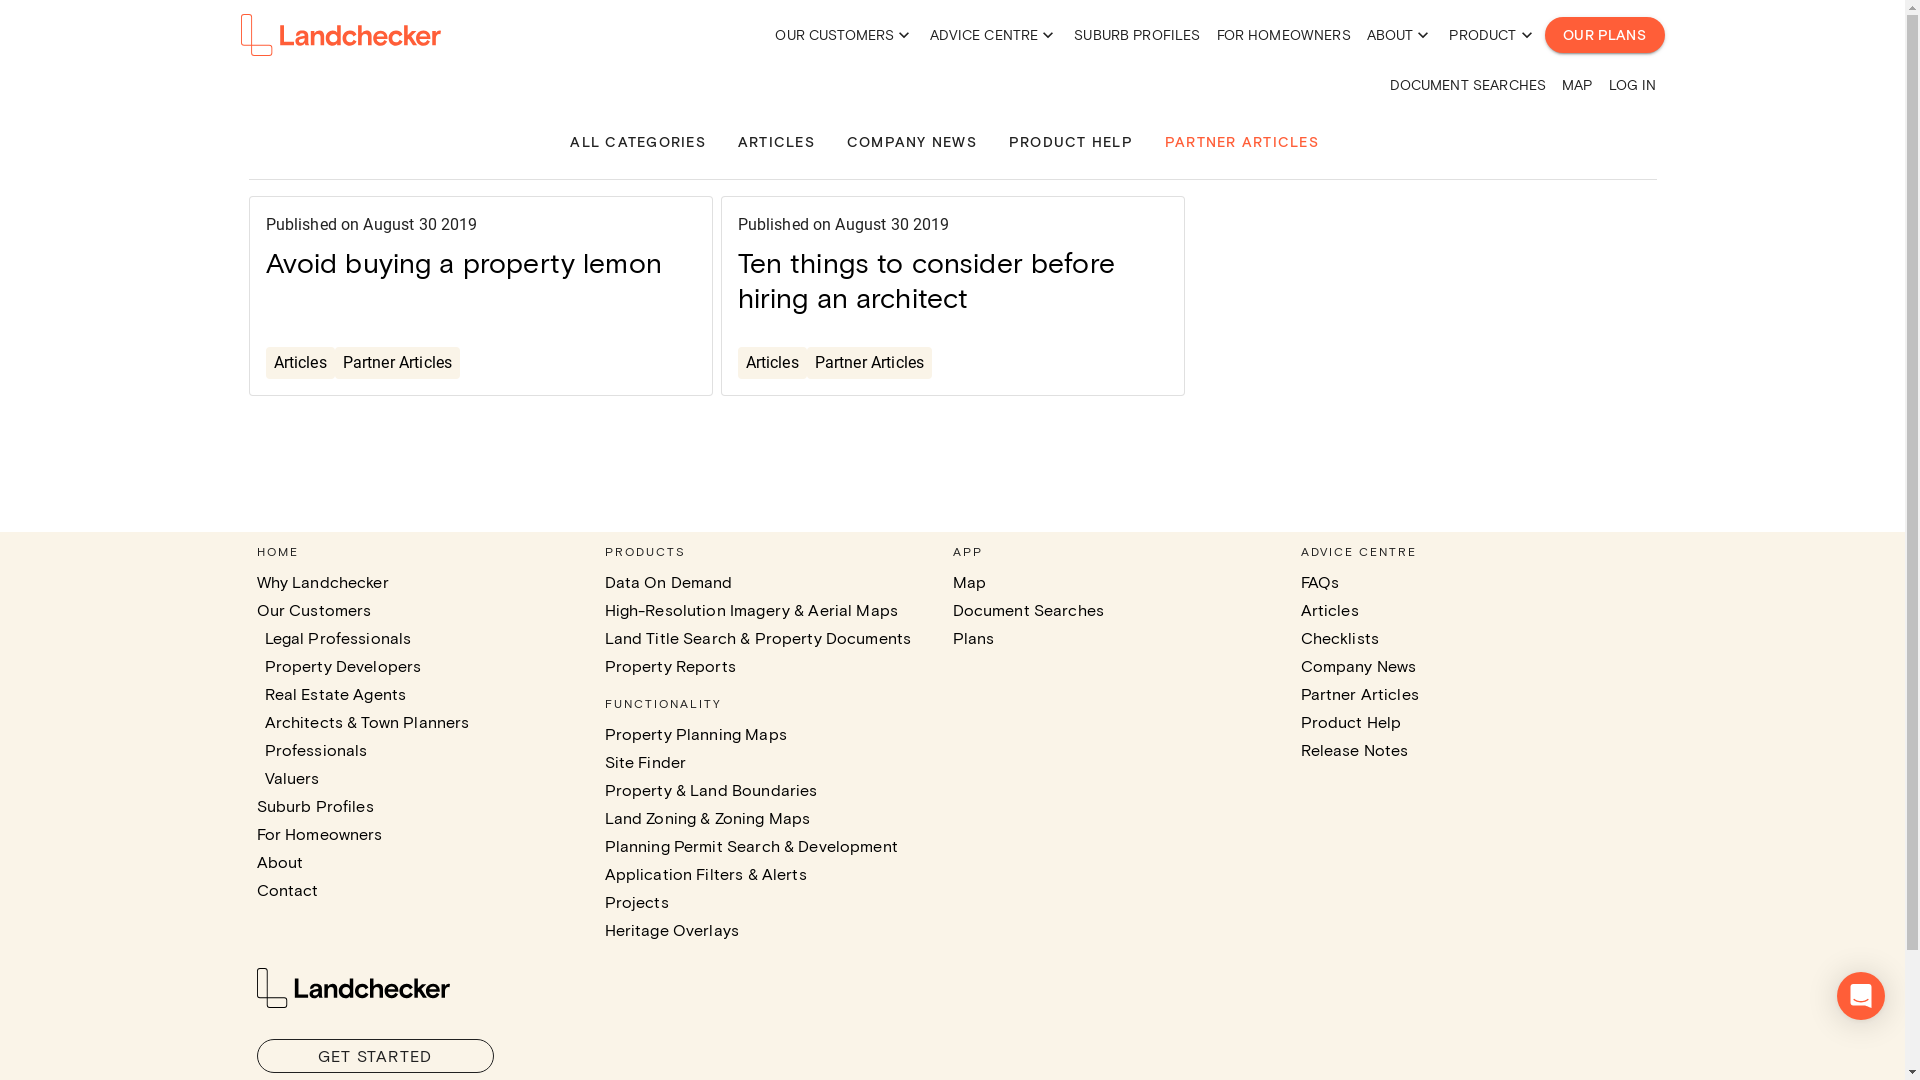 The image size is (1920, 1080). I want to click on 'LOG IN', so click(1632, 83).